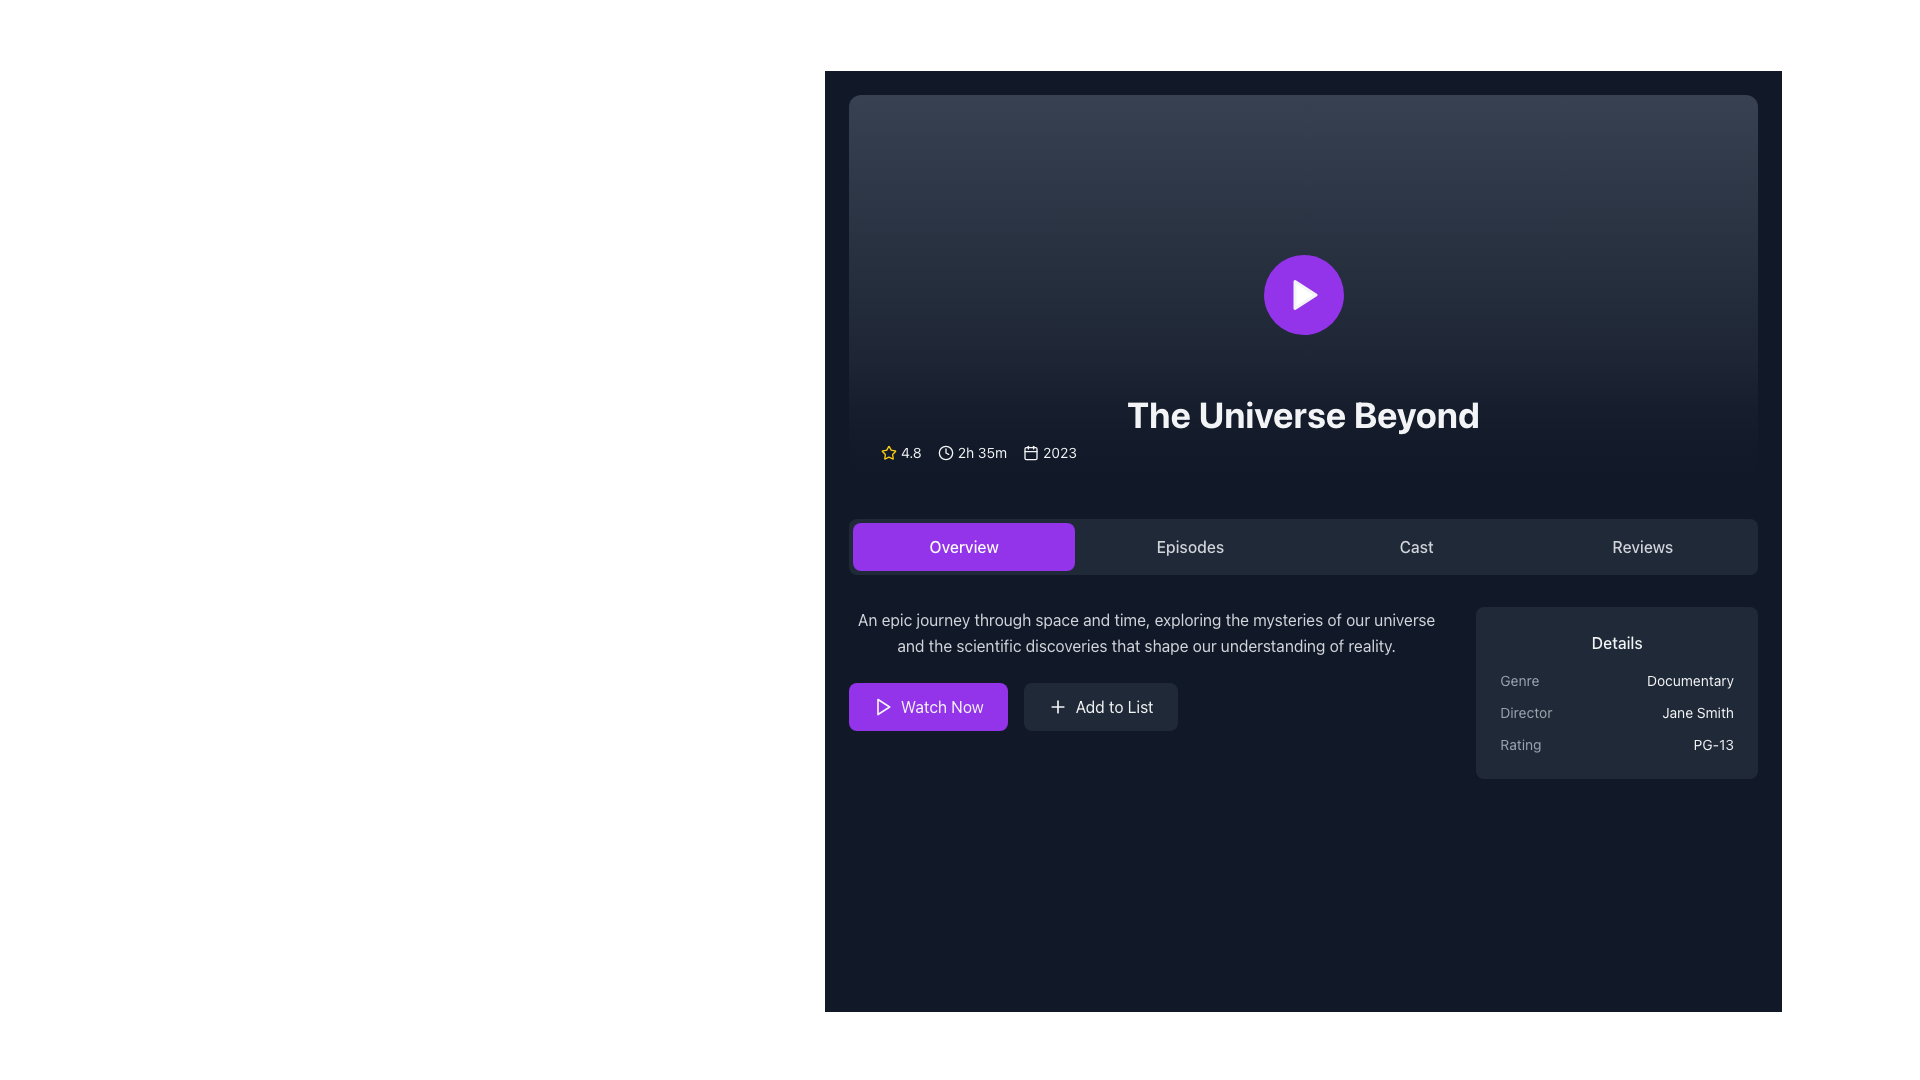 The height and width of the screenshot is (1080, 1920). What do you see at coordinates (1303, 547) in the screenshot?
I see `the navigation bar containing the tabs labeled 'Overview', 'Episodes', 'Cast', and 'Reviews'` at bounding box center [1303, 547].